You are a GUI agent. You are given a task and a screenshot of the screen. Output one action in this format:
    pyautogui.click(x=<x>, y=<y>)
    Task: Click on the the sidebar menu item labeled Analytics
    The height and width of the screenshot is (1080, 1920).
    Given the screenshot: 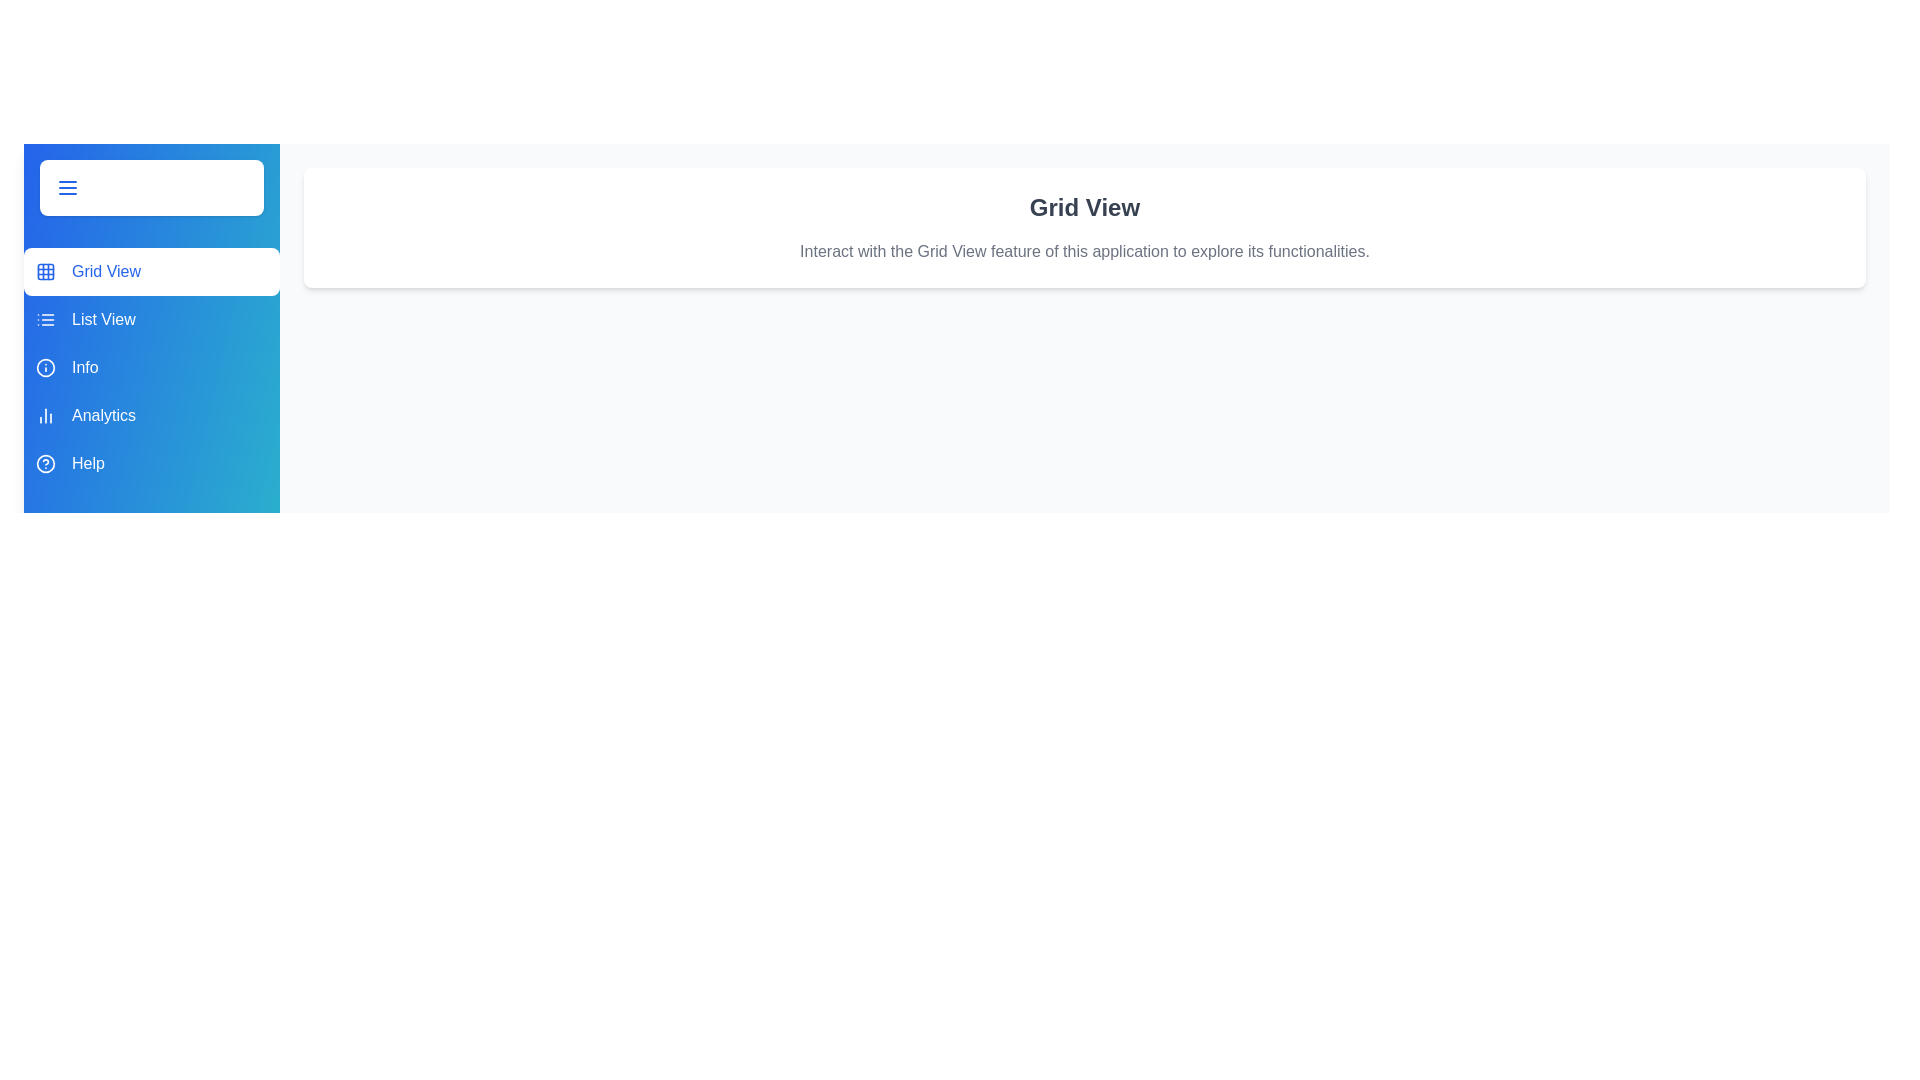 What is the action you would take?
    pyautogui.click(x=151, y=415)
    